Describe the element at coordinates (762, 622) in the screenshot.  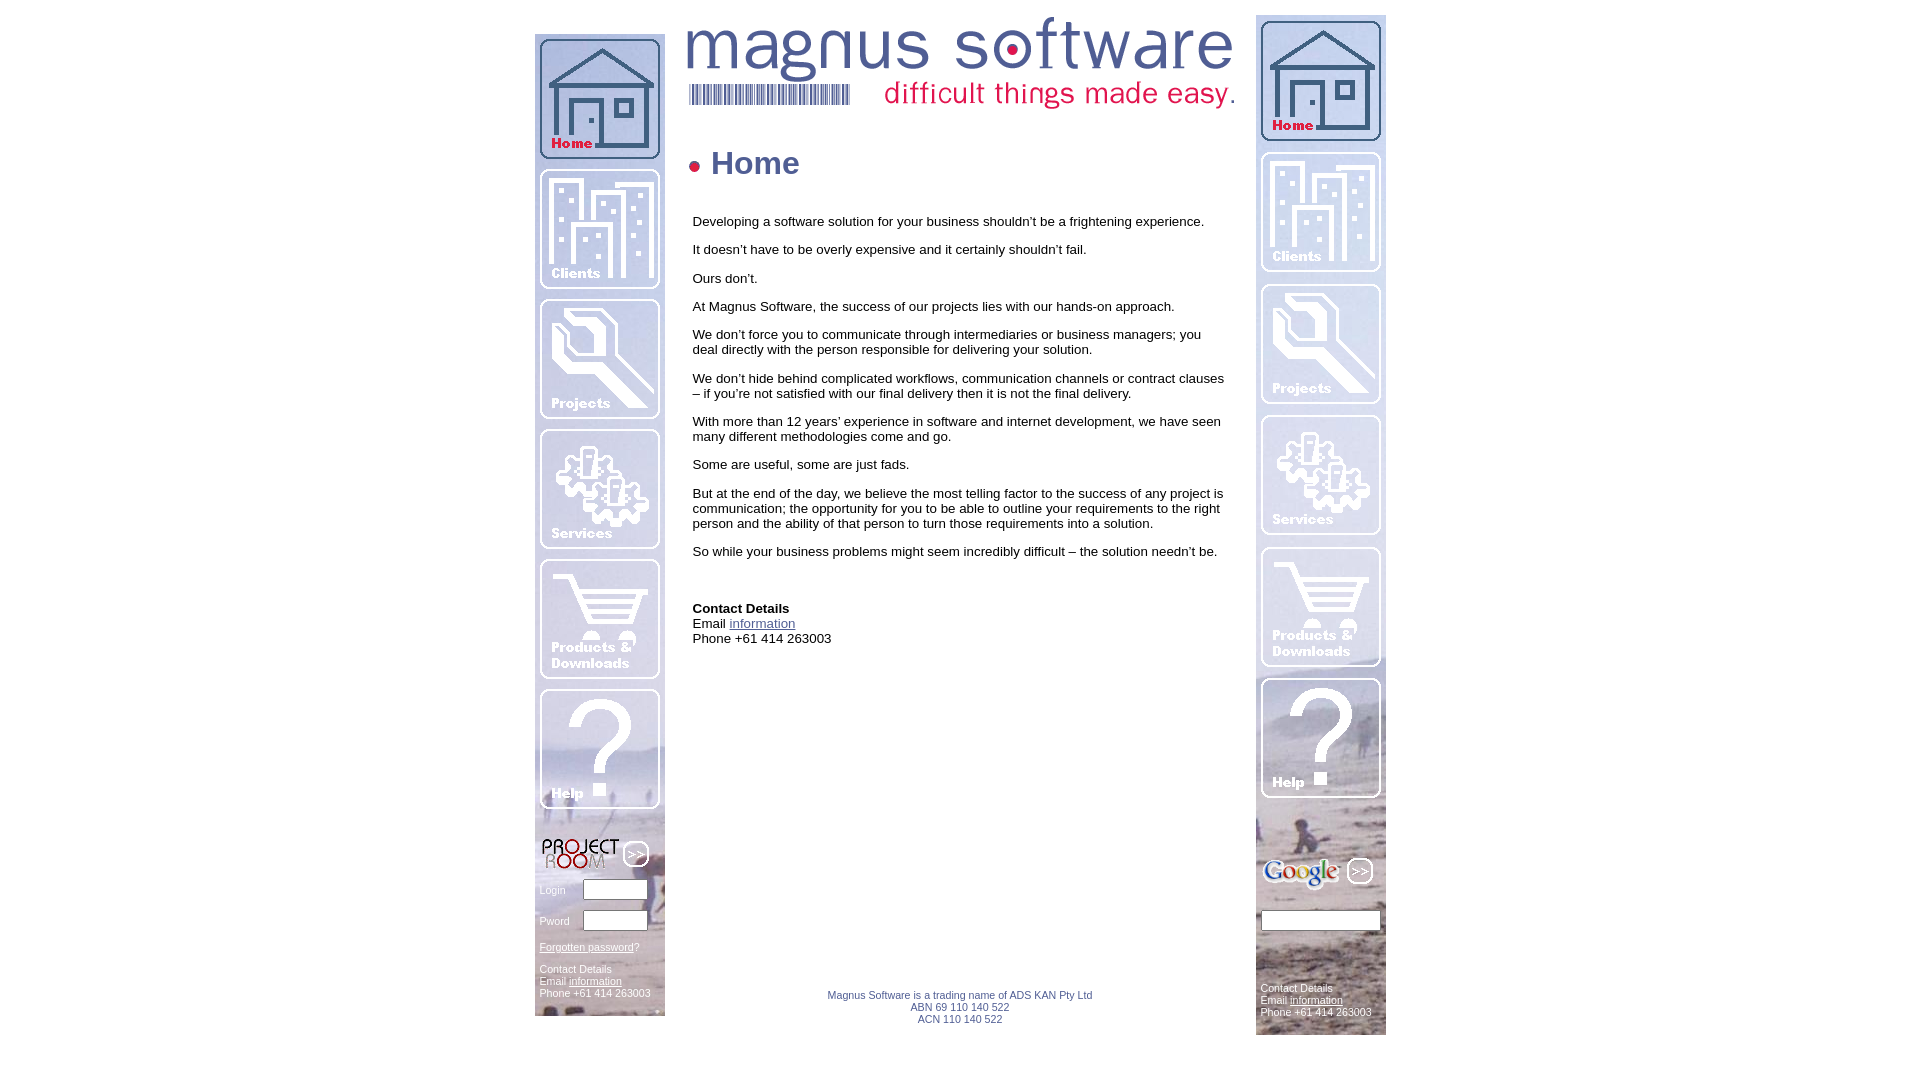
I see `'information'` at that location.